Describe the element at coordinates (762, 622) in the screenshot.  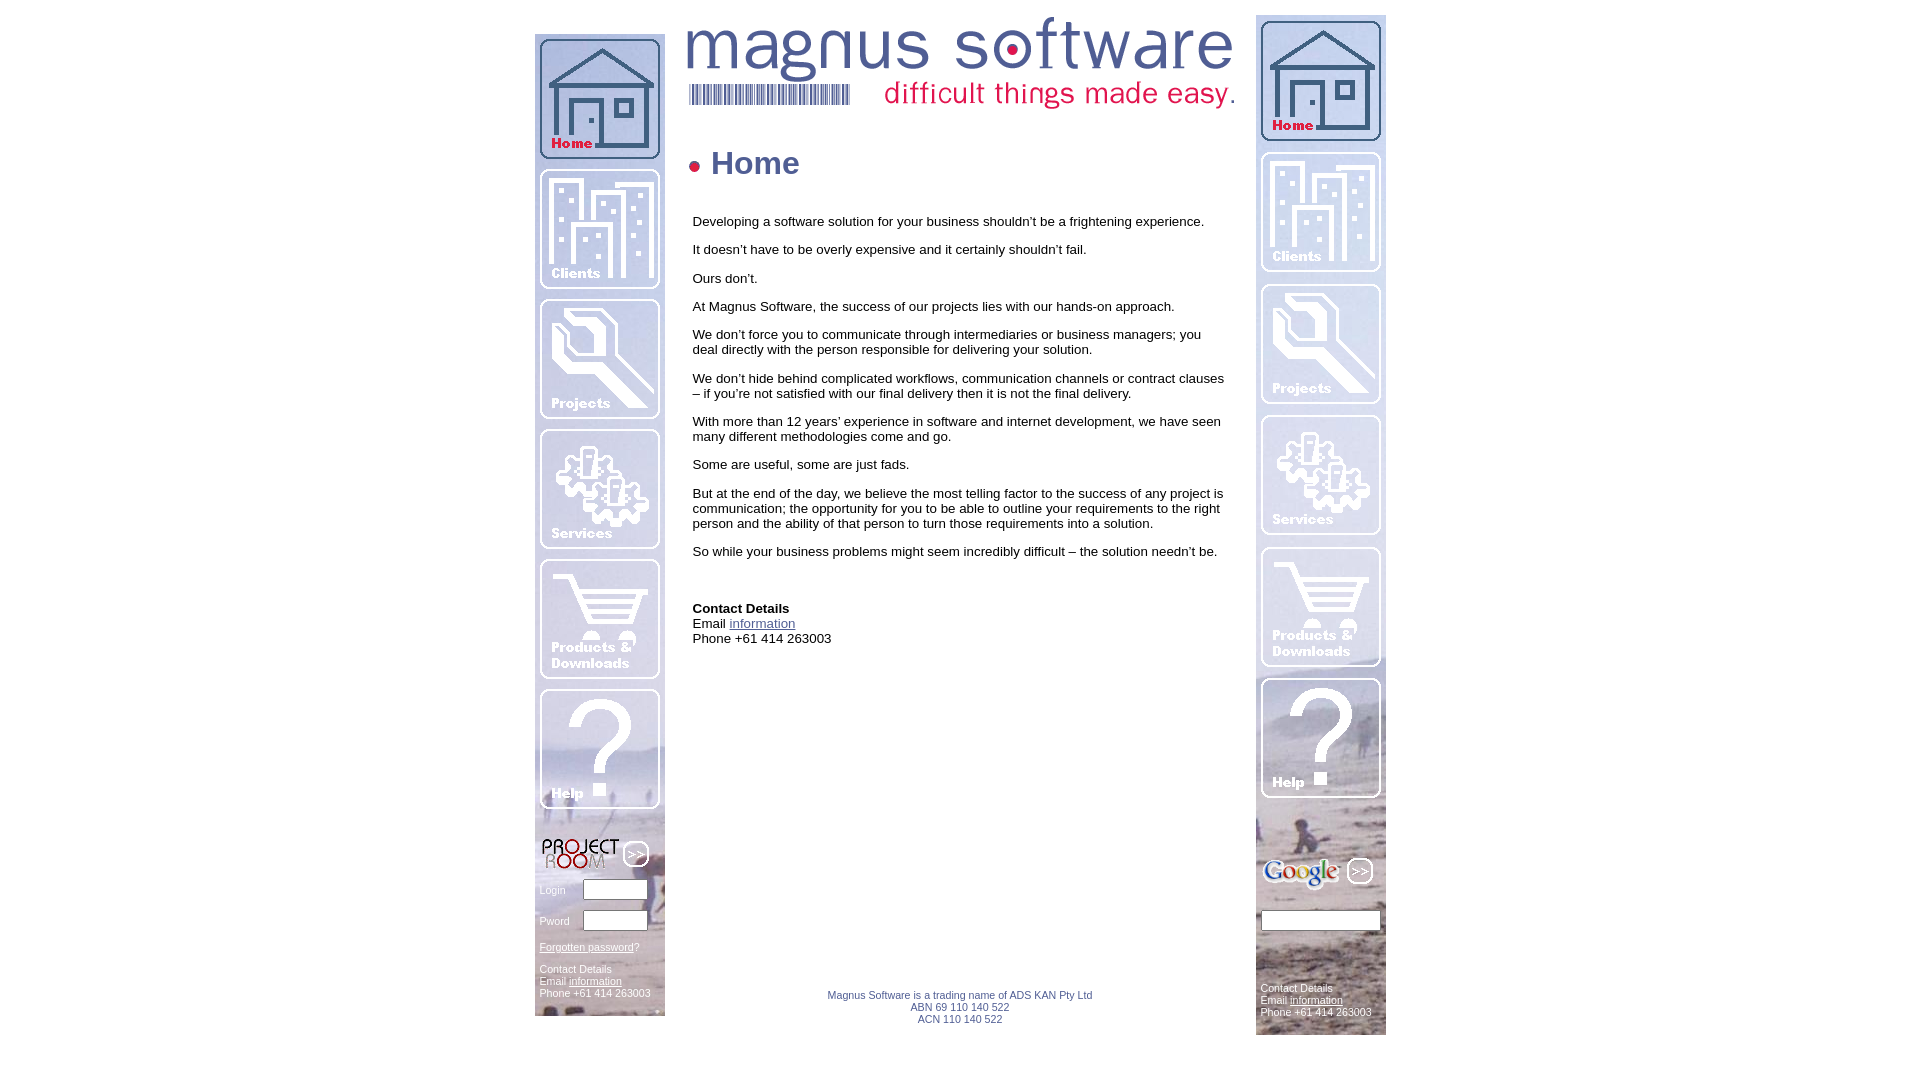
I see `'information'` at that location.